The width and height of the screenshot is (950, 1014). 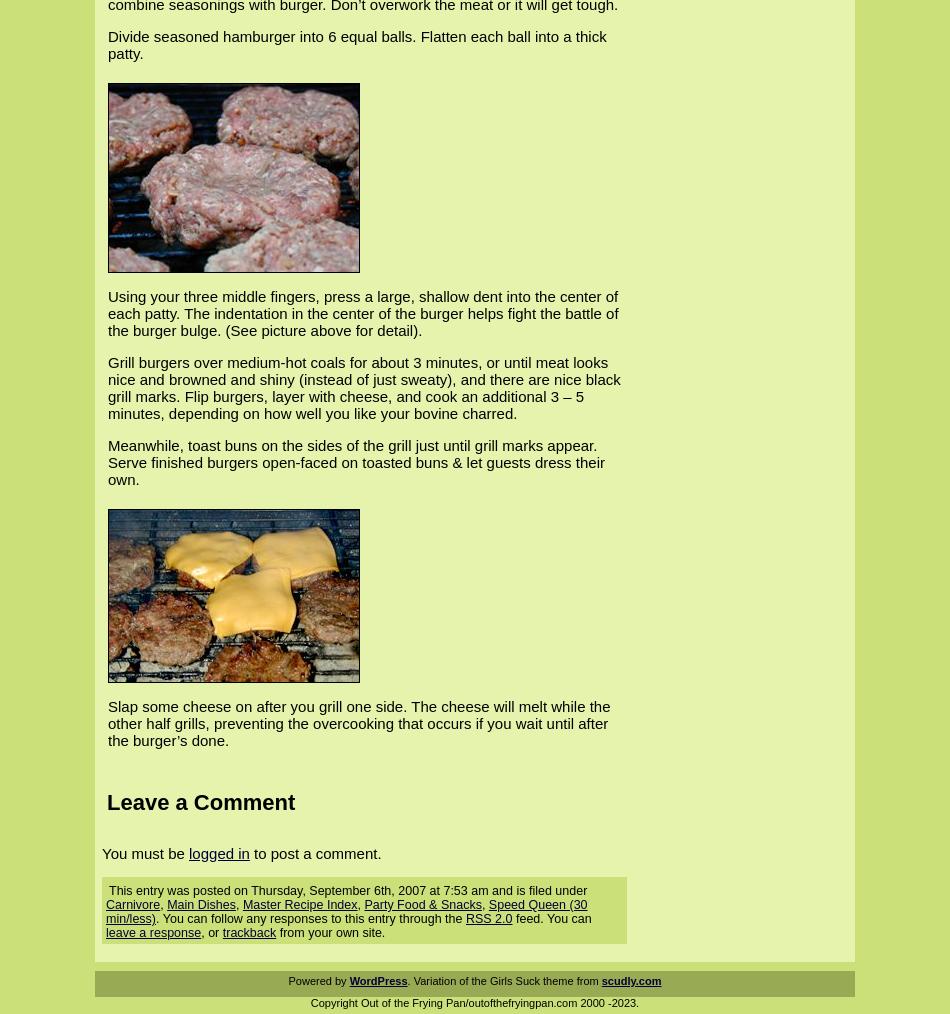 What do you see at coordinates (630, 981) in the screenshot?
I see `'scudly.com'` at bounding box center [630, 981].